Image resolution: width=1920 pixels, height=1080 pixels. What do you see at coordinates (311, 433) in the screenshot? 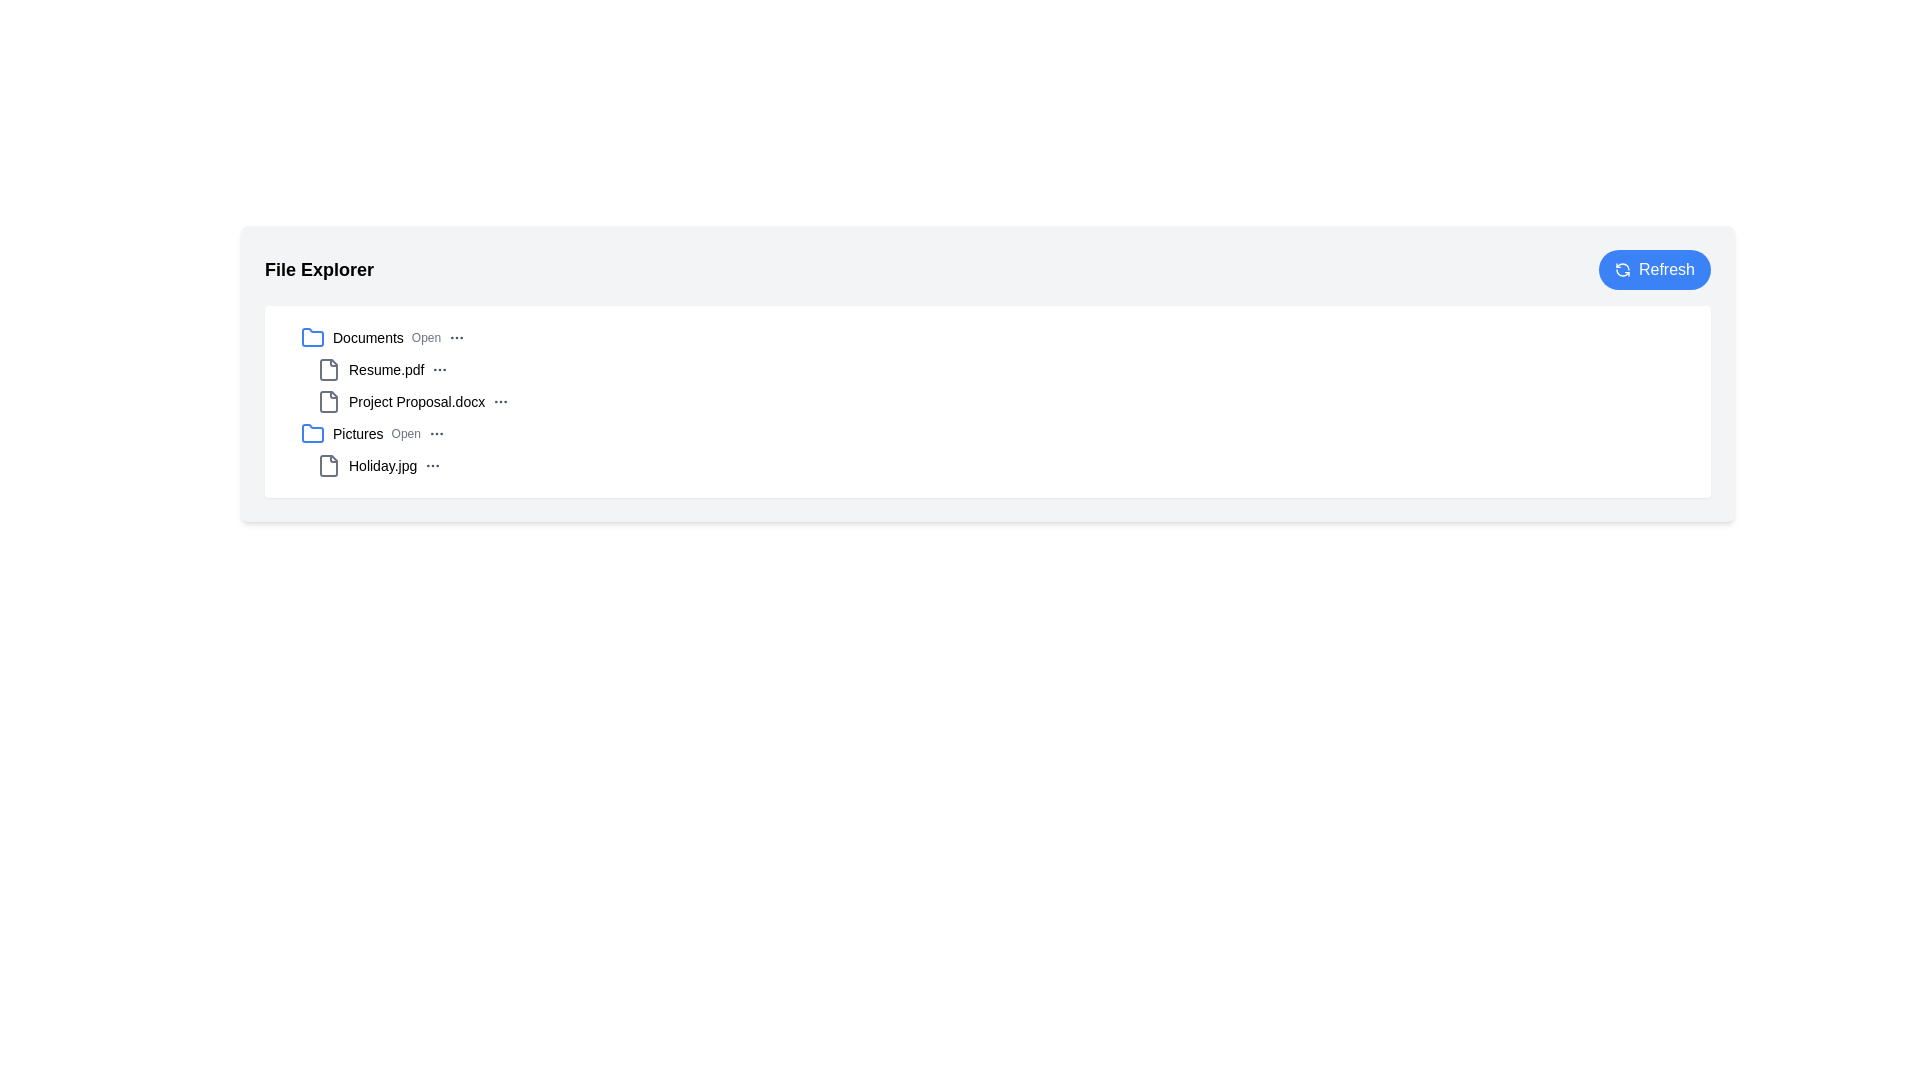
I see `the blue folder SVG icon located in the second row of the file list, immediately to the left of the 'Pictures' text label` at bounding box center [311, 433].